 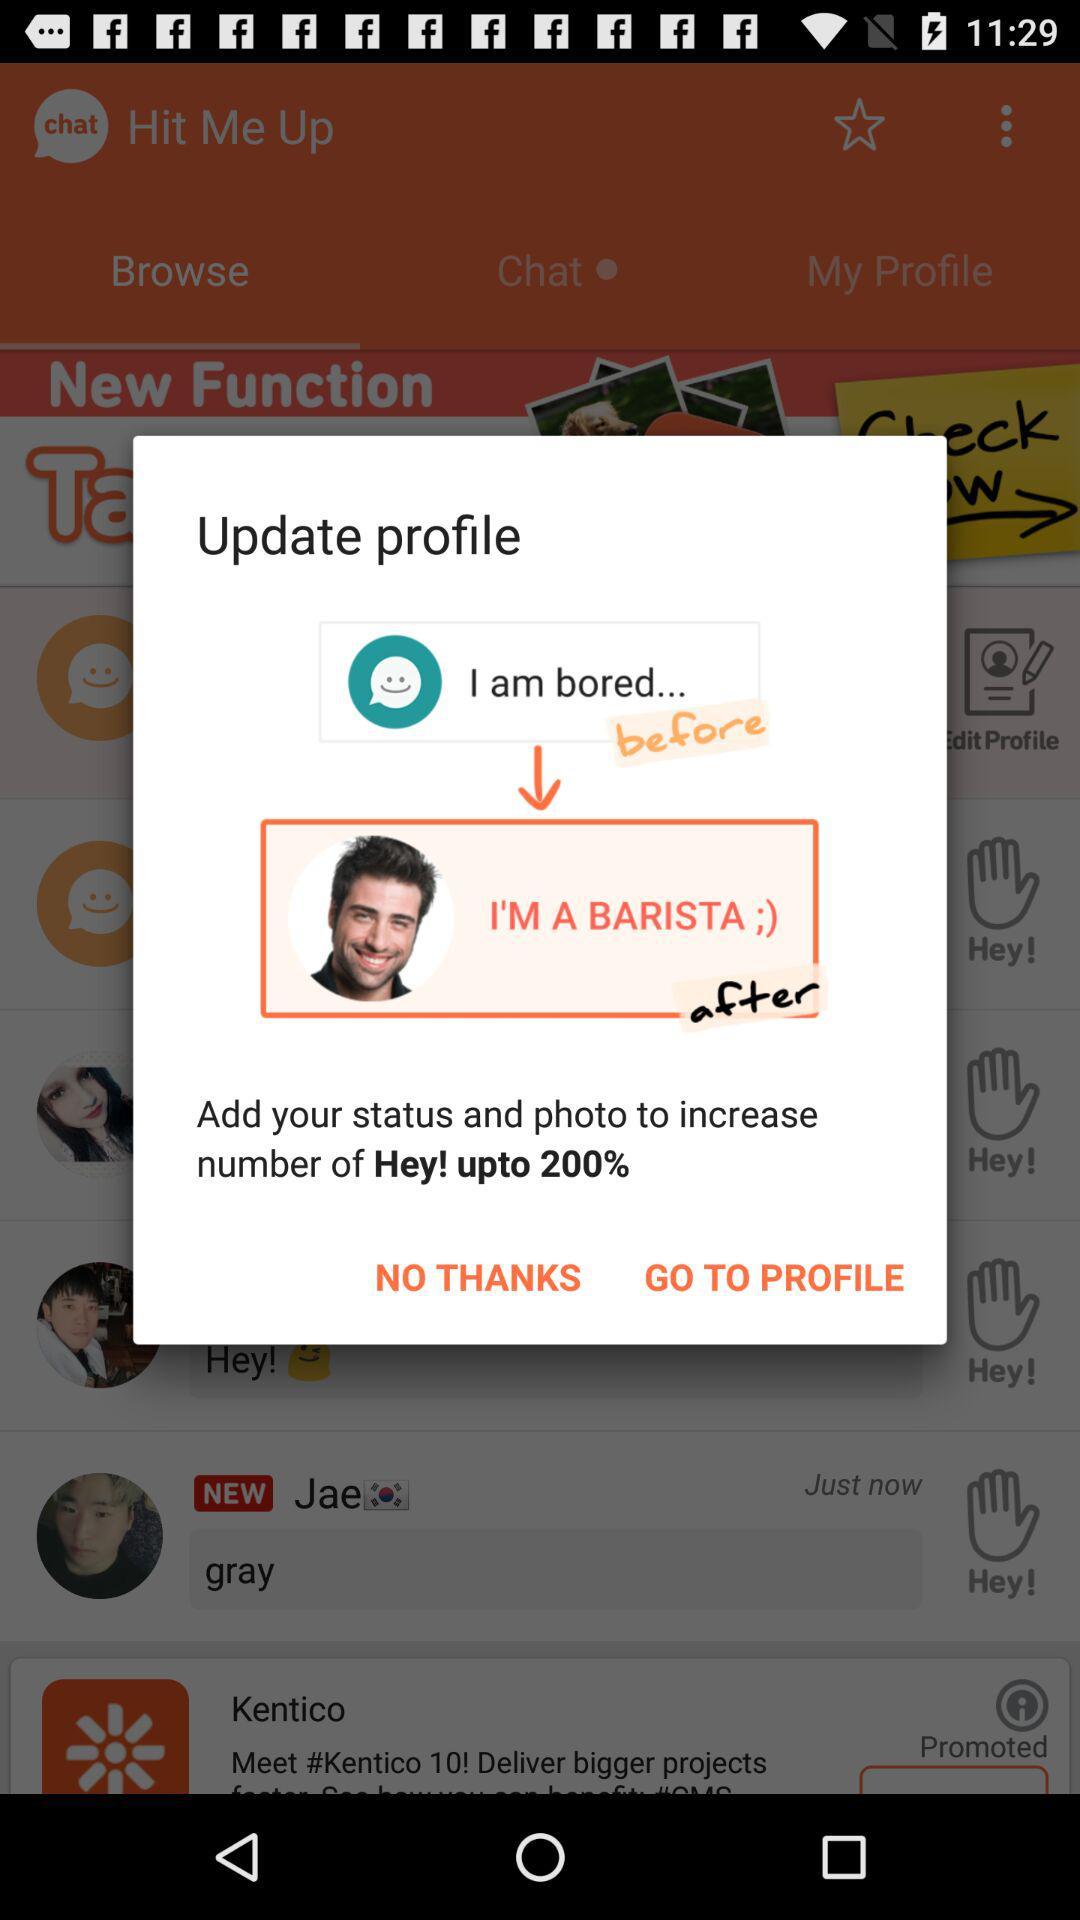 What do you see at coordinates (773, 1275) in the screenshot?
I see `item to the right of no thanks icon` at bounding box center [773, 1275].